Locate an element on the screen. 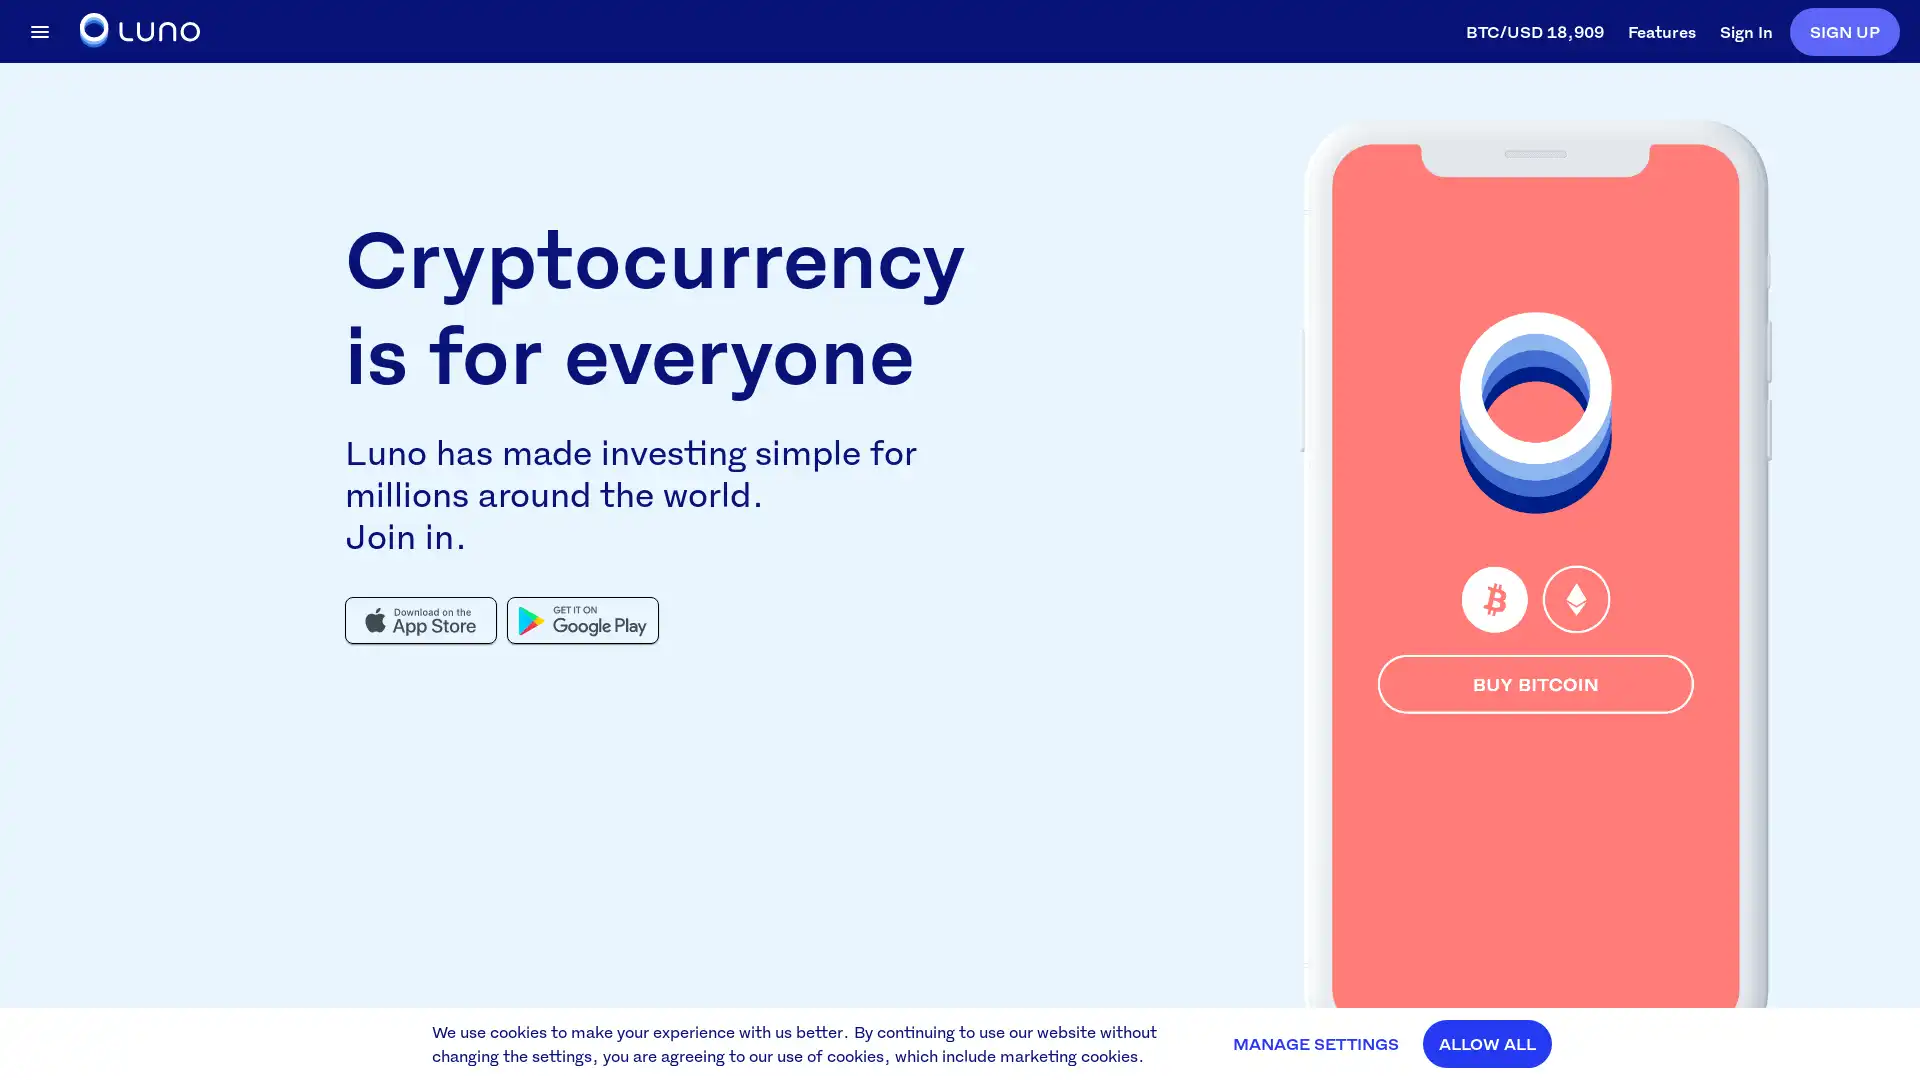 Image resolution: width=1920 pixels, height=1080 pixels. The hamburger button that opens the menu is located at coordinates (39, 30).